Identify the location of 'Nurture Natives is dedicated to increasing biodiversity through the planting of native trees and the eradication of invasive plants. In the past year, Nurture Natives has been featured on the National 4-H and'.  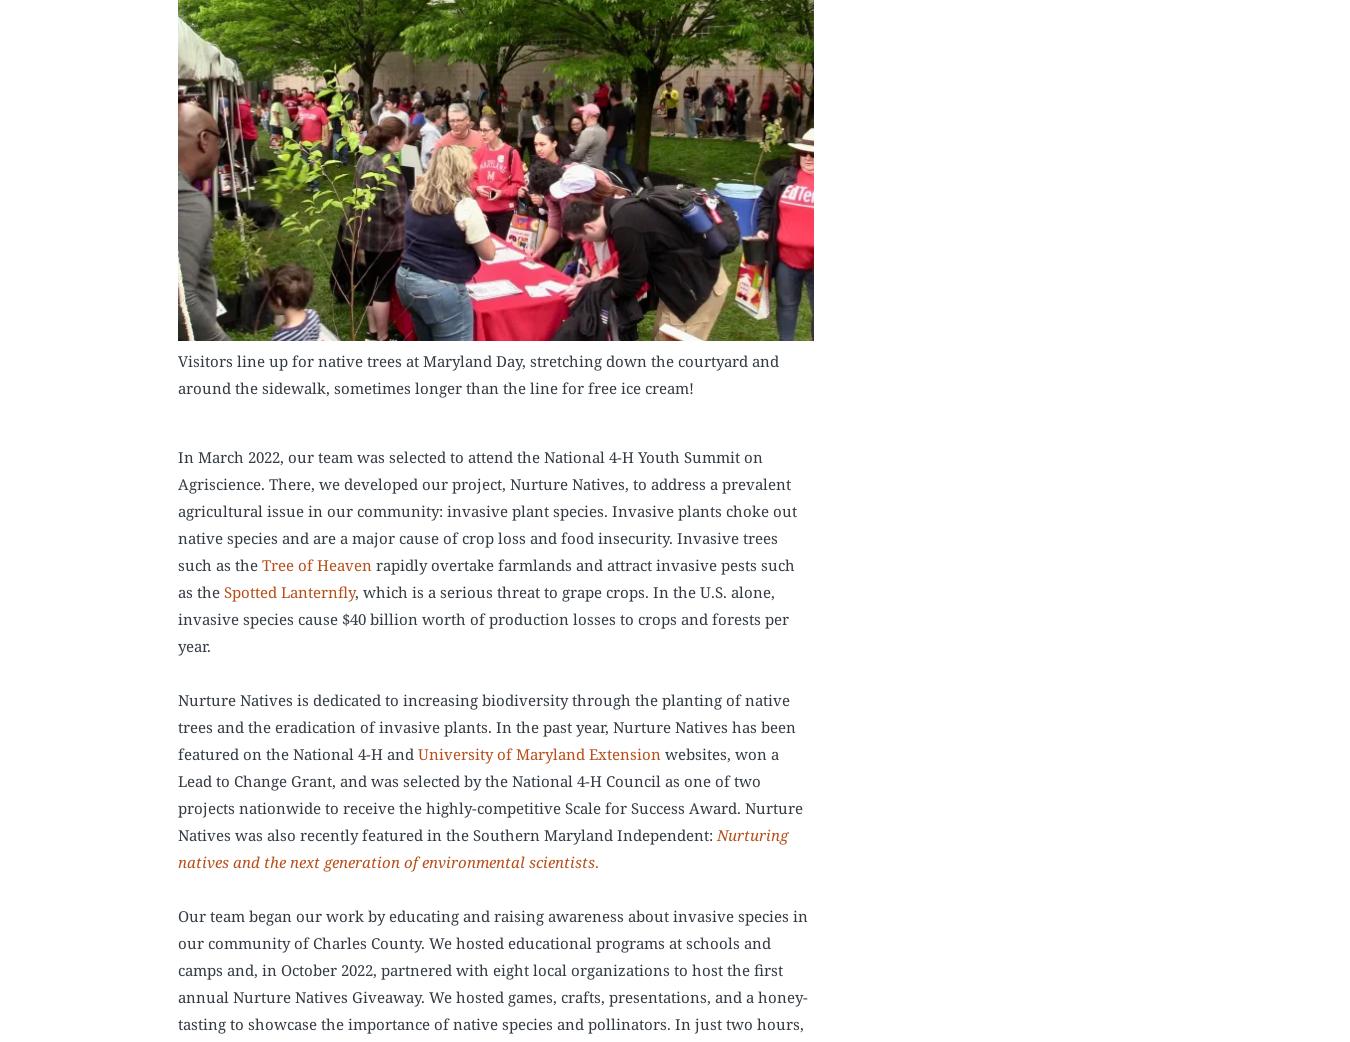
(485, 726).